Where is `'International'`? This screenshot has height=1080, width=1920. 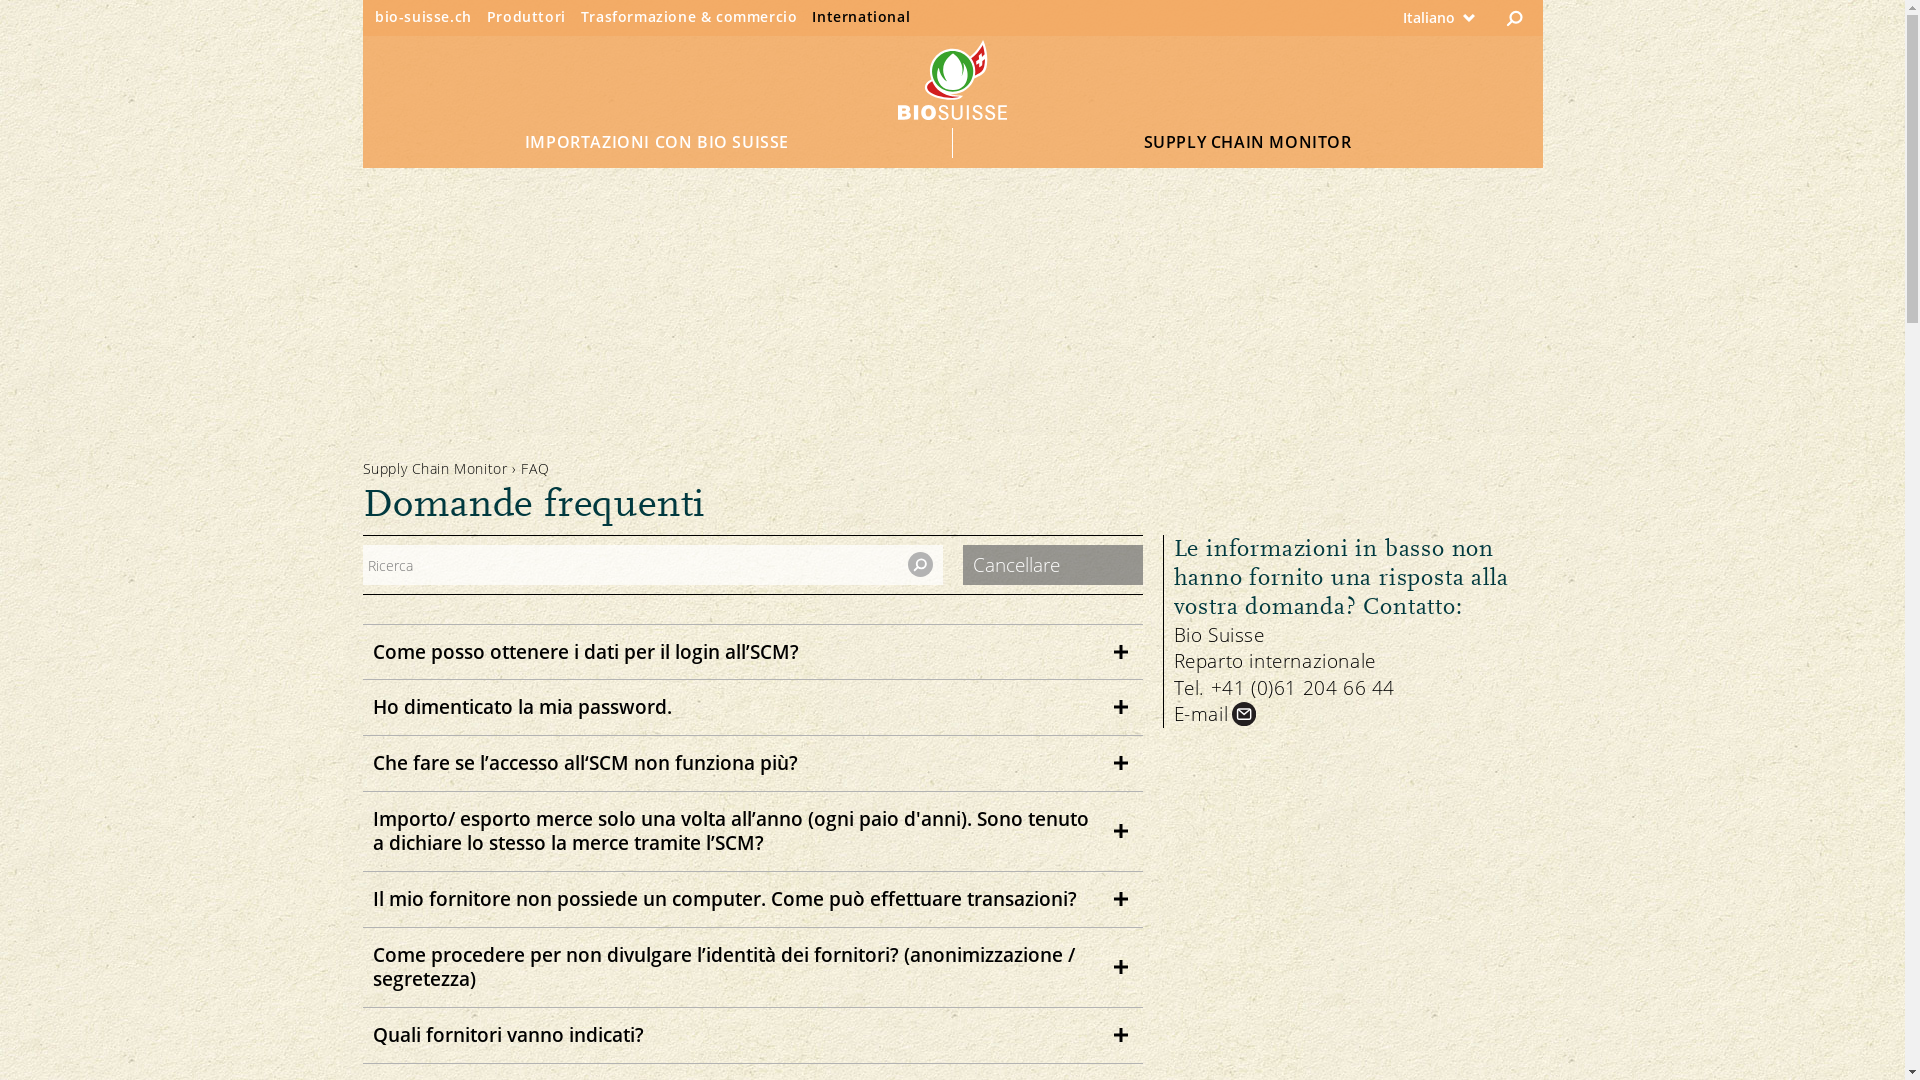
'International' is located at coordinates (860, 16).